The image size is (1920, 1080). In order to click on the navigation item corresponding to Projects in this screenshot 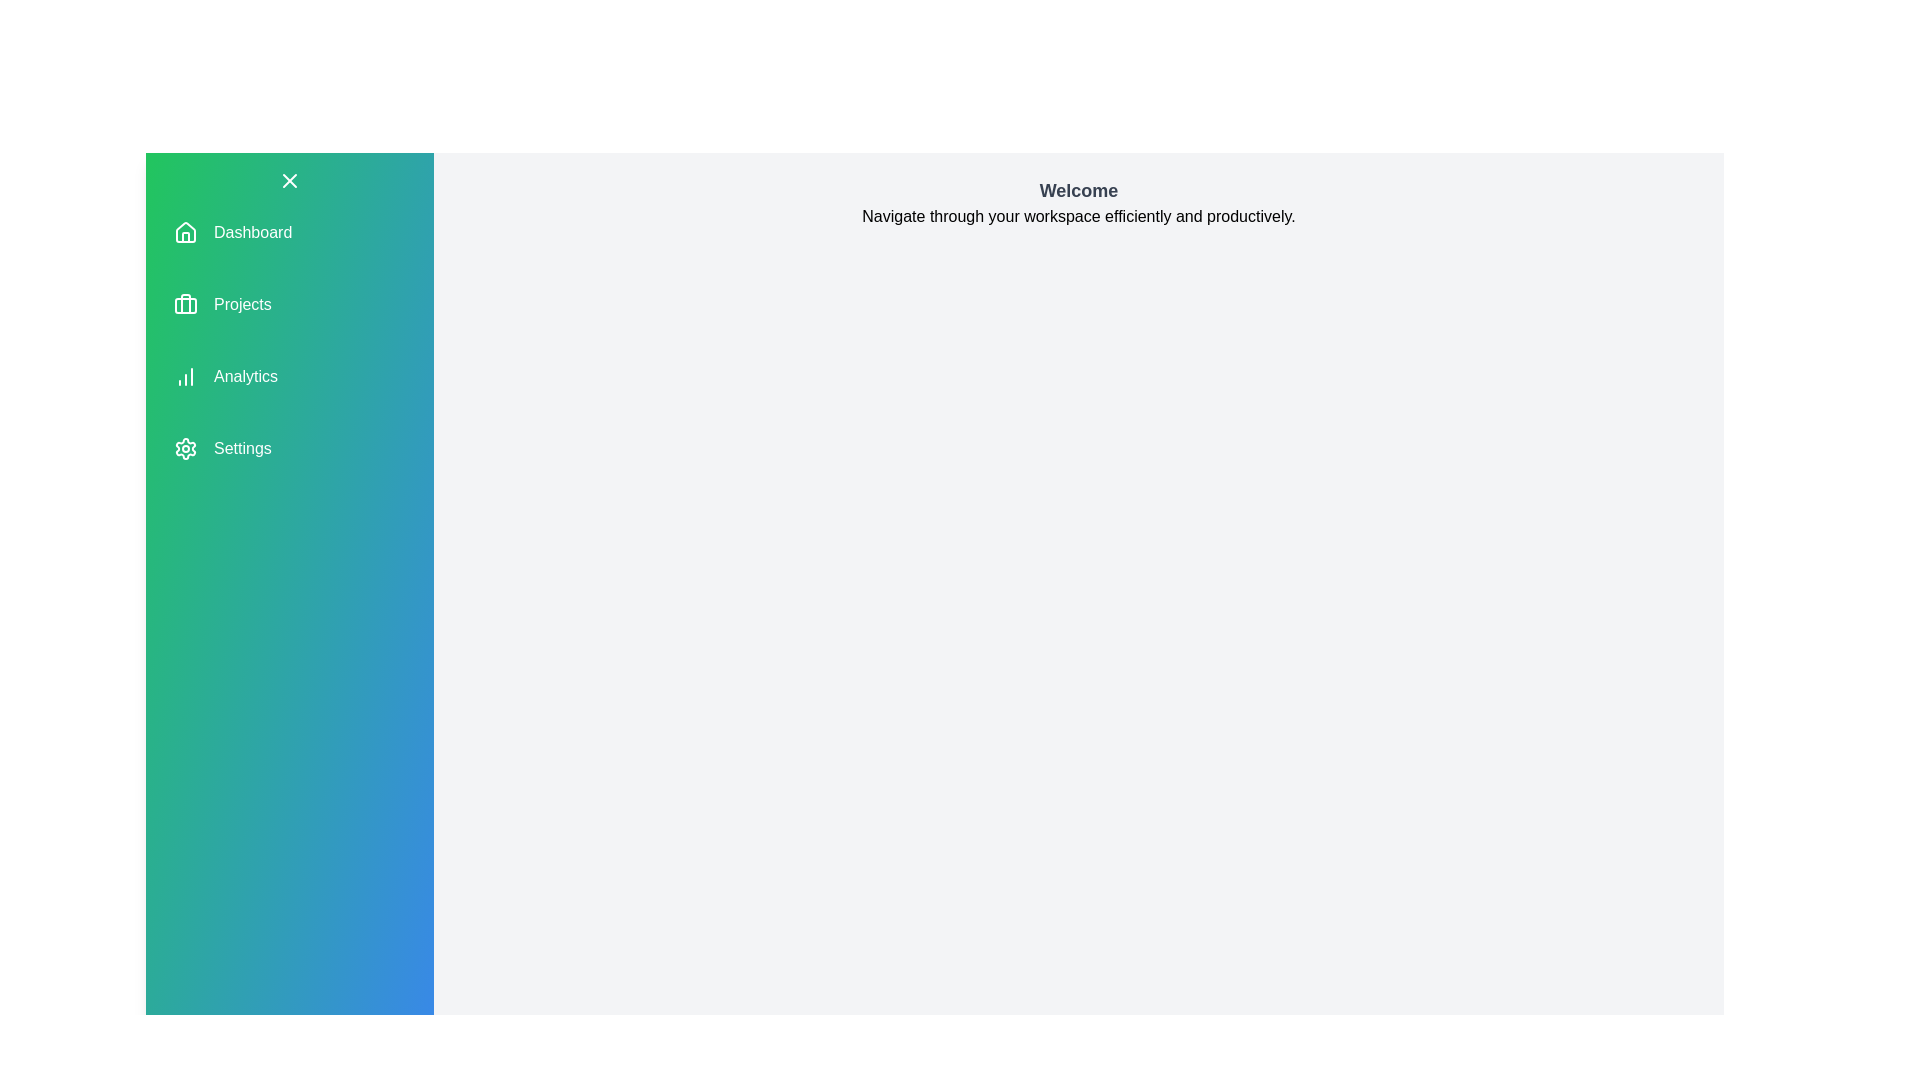, I will do `click(242, 304)`.